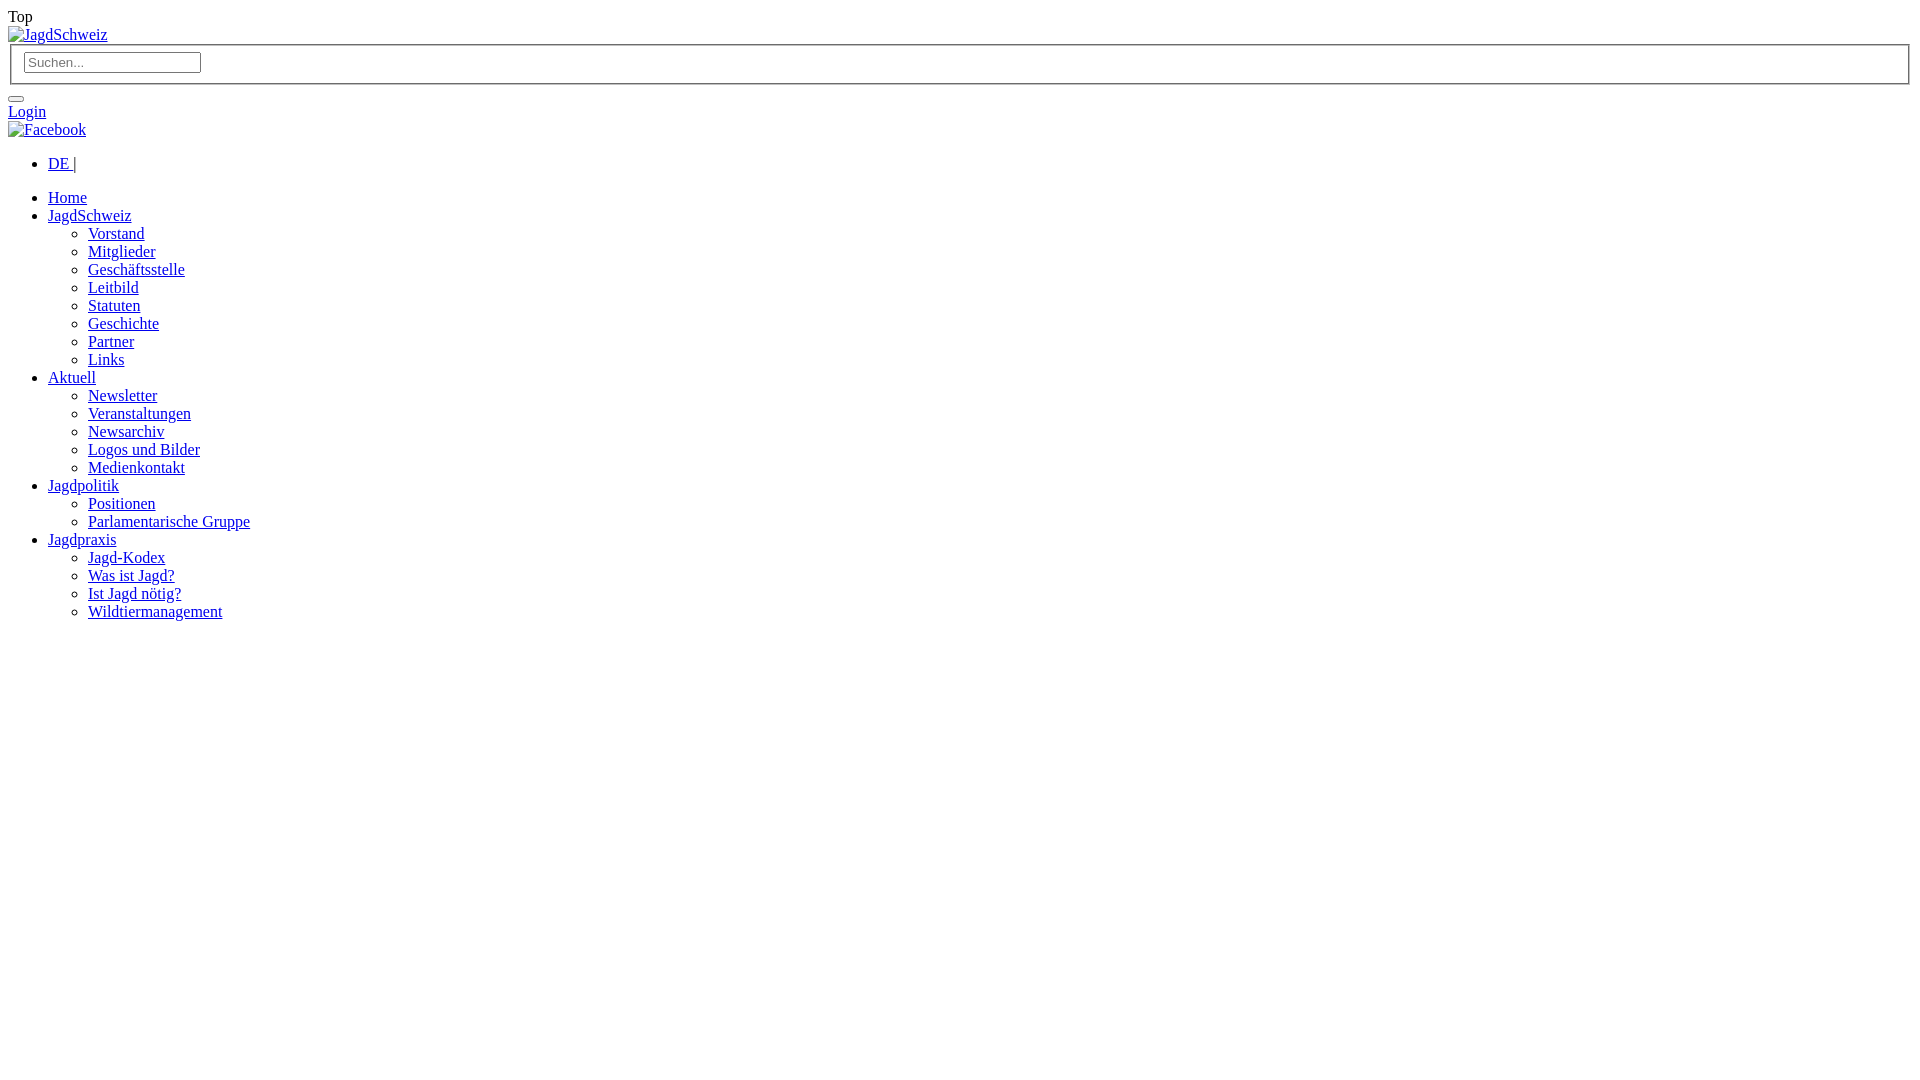 This screenshot has width=1920, height=1080. What do you see at coordinates (60, 162) in the screenshot?
I see `'DE'` at bounding box center [60, 162].